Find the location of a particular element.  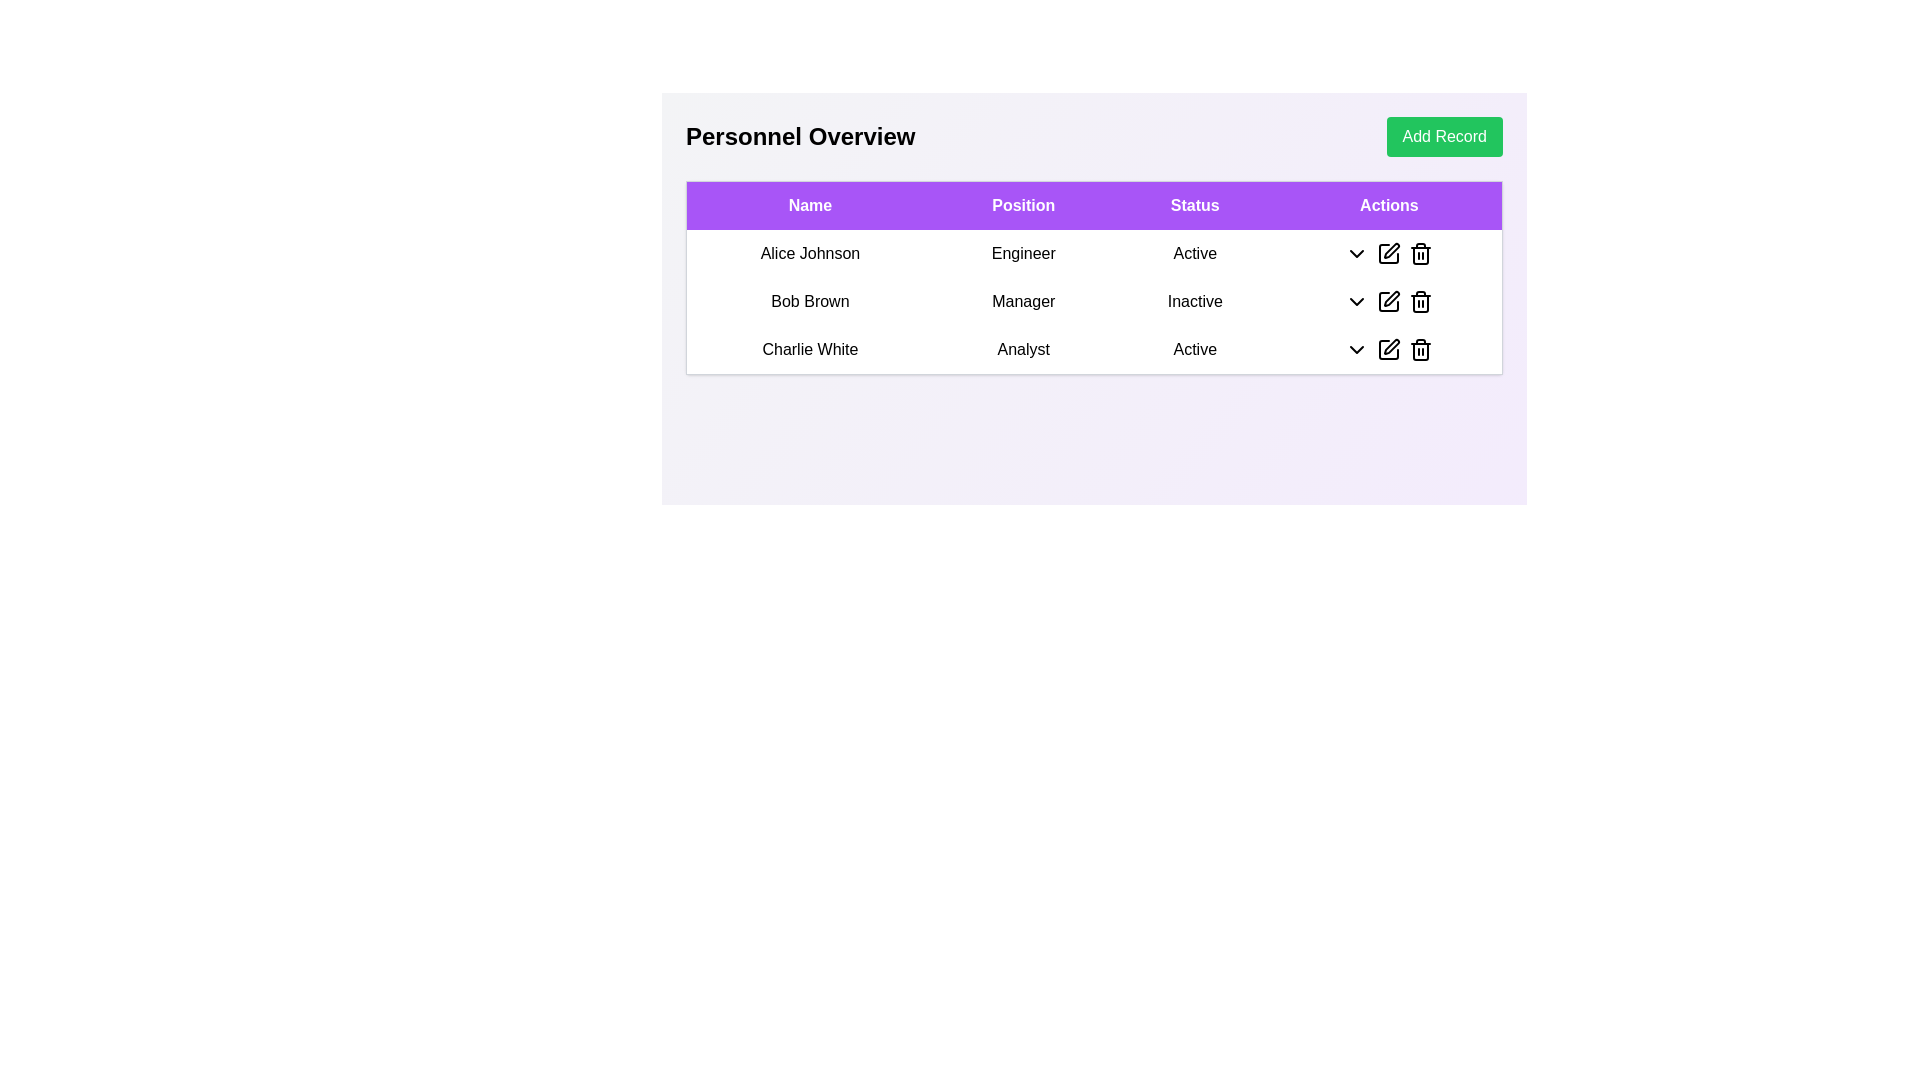

the static text element displaying 'Inactive' in the third column of the second row under 'Personnel Overview' is located at coordinates (1195, 301).